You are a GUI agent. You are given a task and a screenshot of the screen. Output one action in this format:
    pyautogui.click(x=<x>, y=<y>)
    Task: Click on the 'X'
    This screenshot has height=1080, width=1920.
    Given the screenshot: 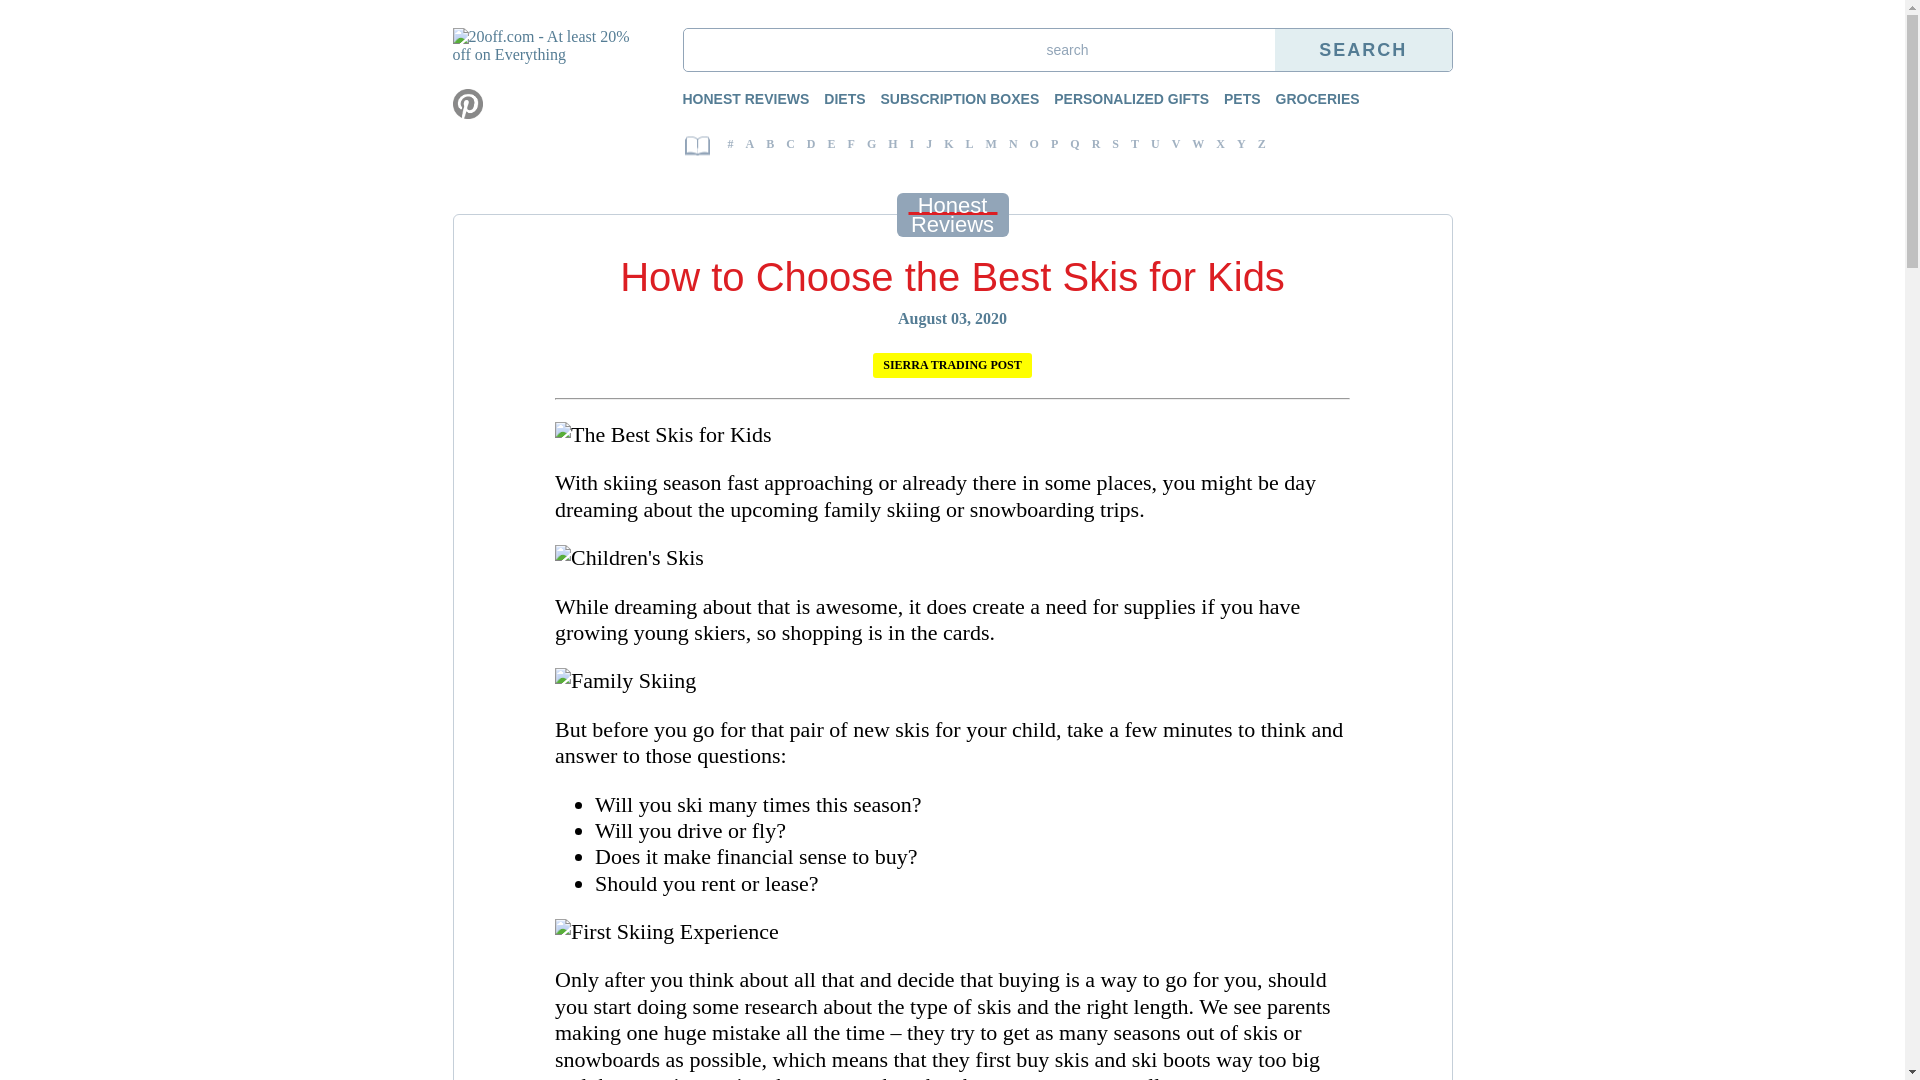 What is the action you would take?
    pyautogui.click(x=1219, y=143)
    